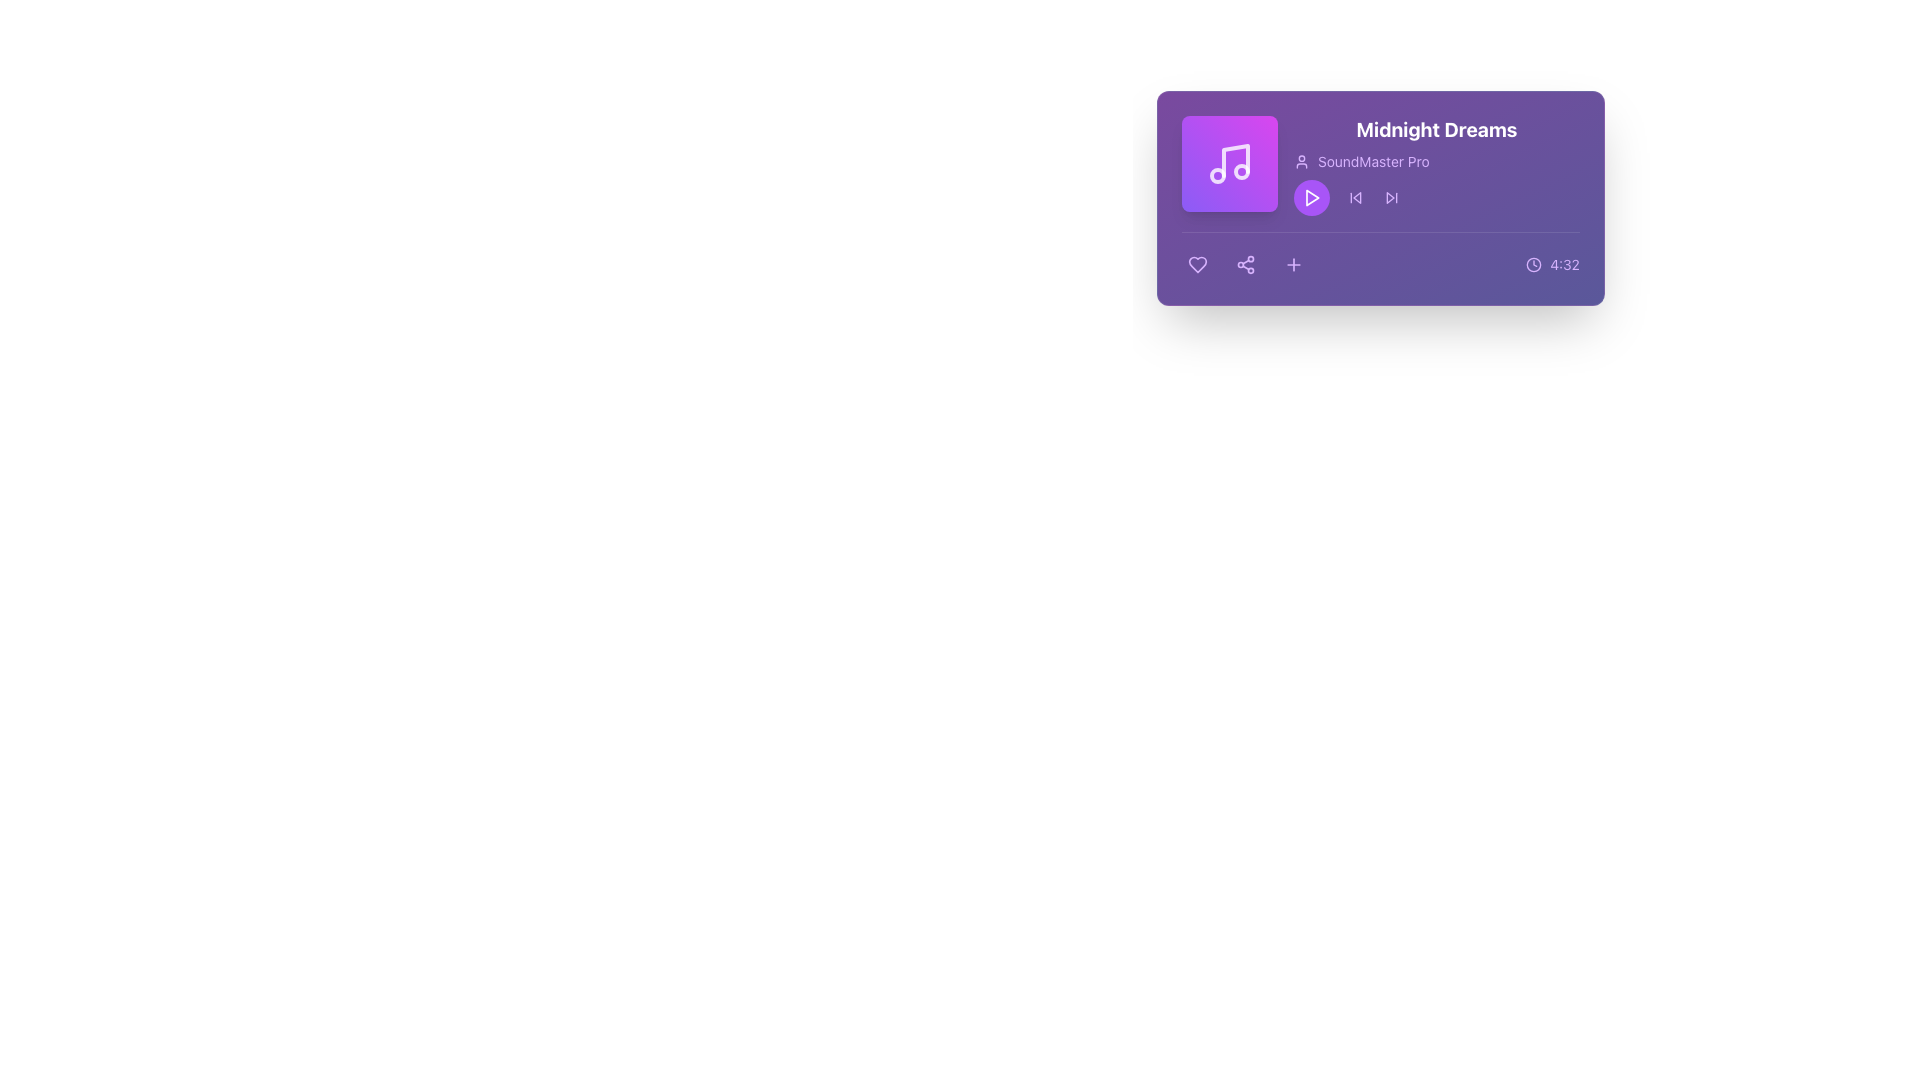  I want to click on the button that triggers the action for adding an item to a list, so click(1294, 264).